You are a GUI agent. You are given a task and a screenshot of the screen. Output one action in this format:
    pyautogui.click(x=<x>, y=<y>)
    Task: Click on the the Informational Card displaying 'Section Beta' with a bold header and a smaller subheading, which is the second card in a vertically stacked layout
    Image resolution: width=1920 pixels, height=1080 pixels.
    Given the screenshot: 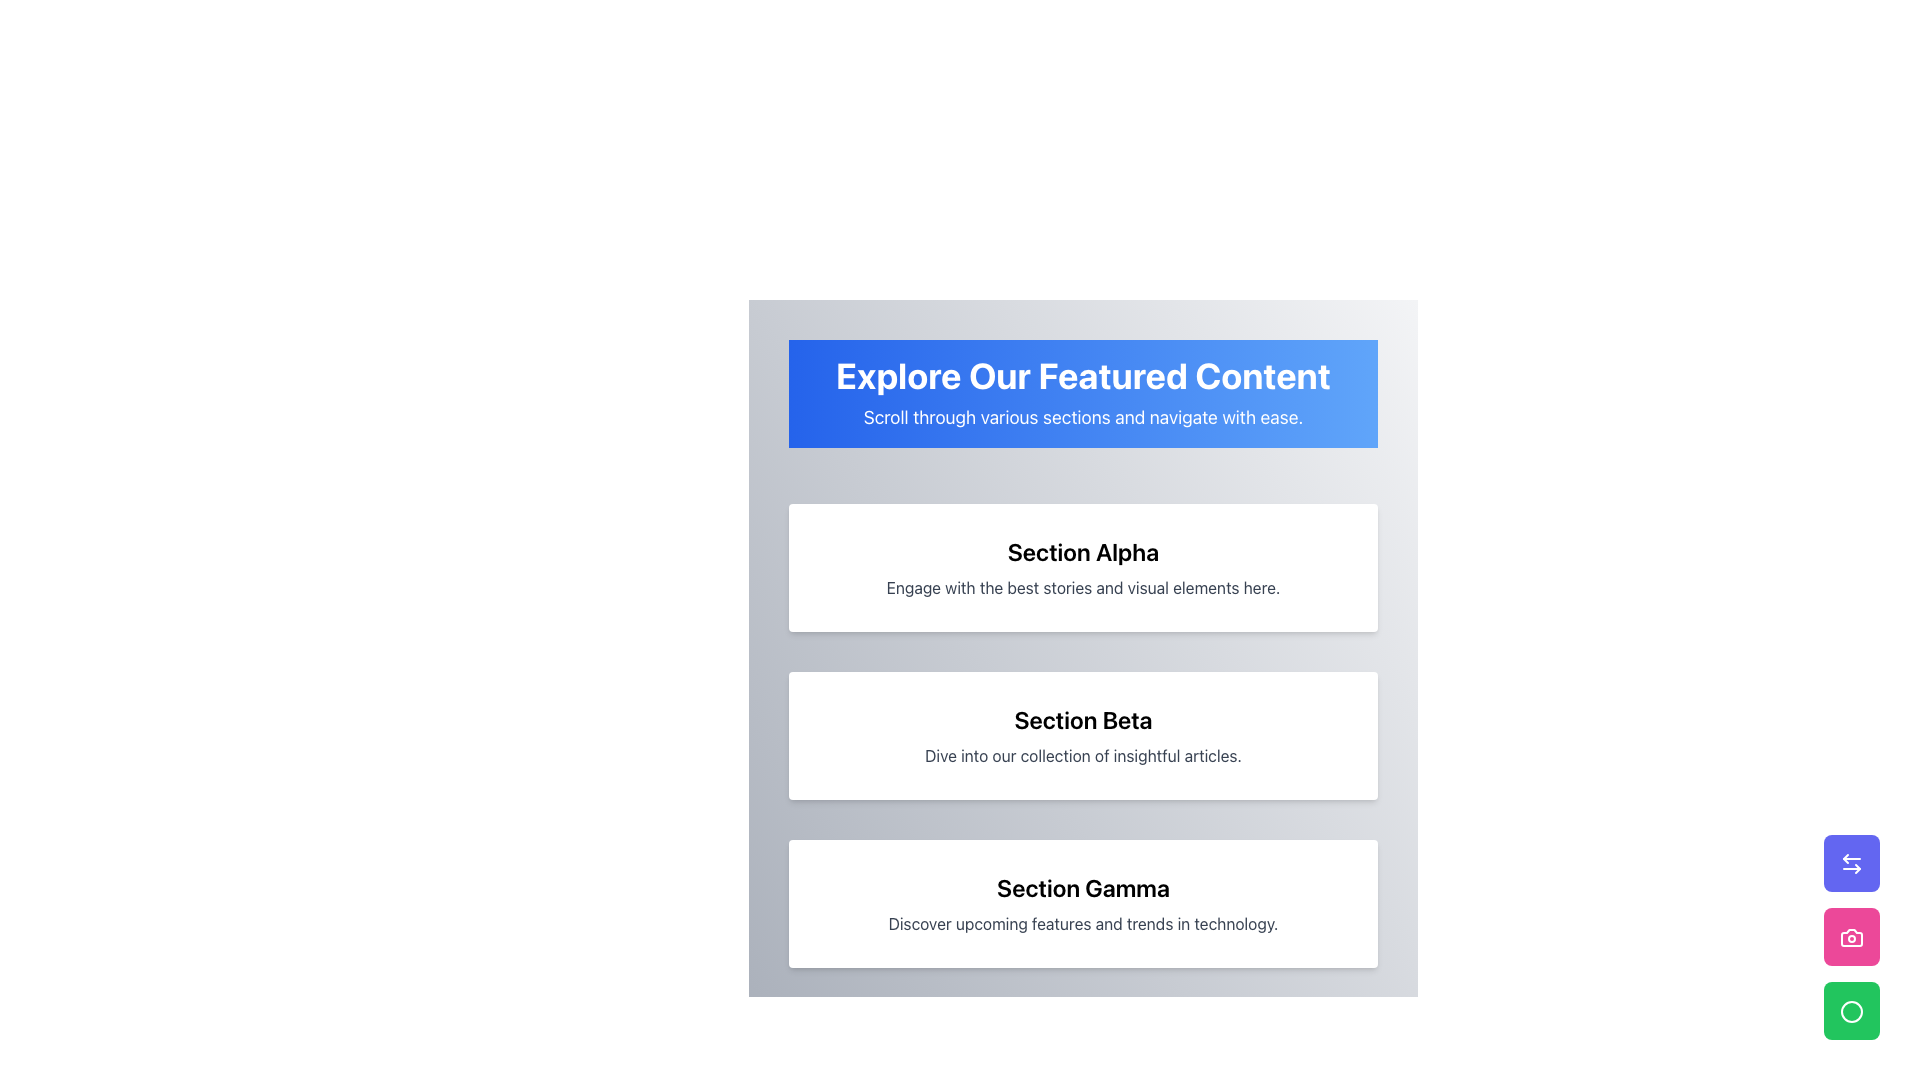 What is the action you would take?
    pyautogui.click(x=1082, y=736)
    